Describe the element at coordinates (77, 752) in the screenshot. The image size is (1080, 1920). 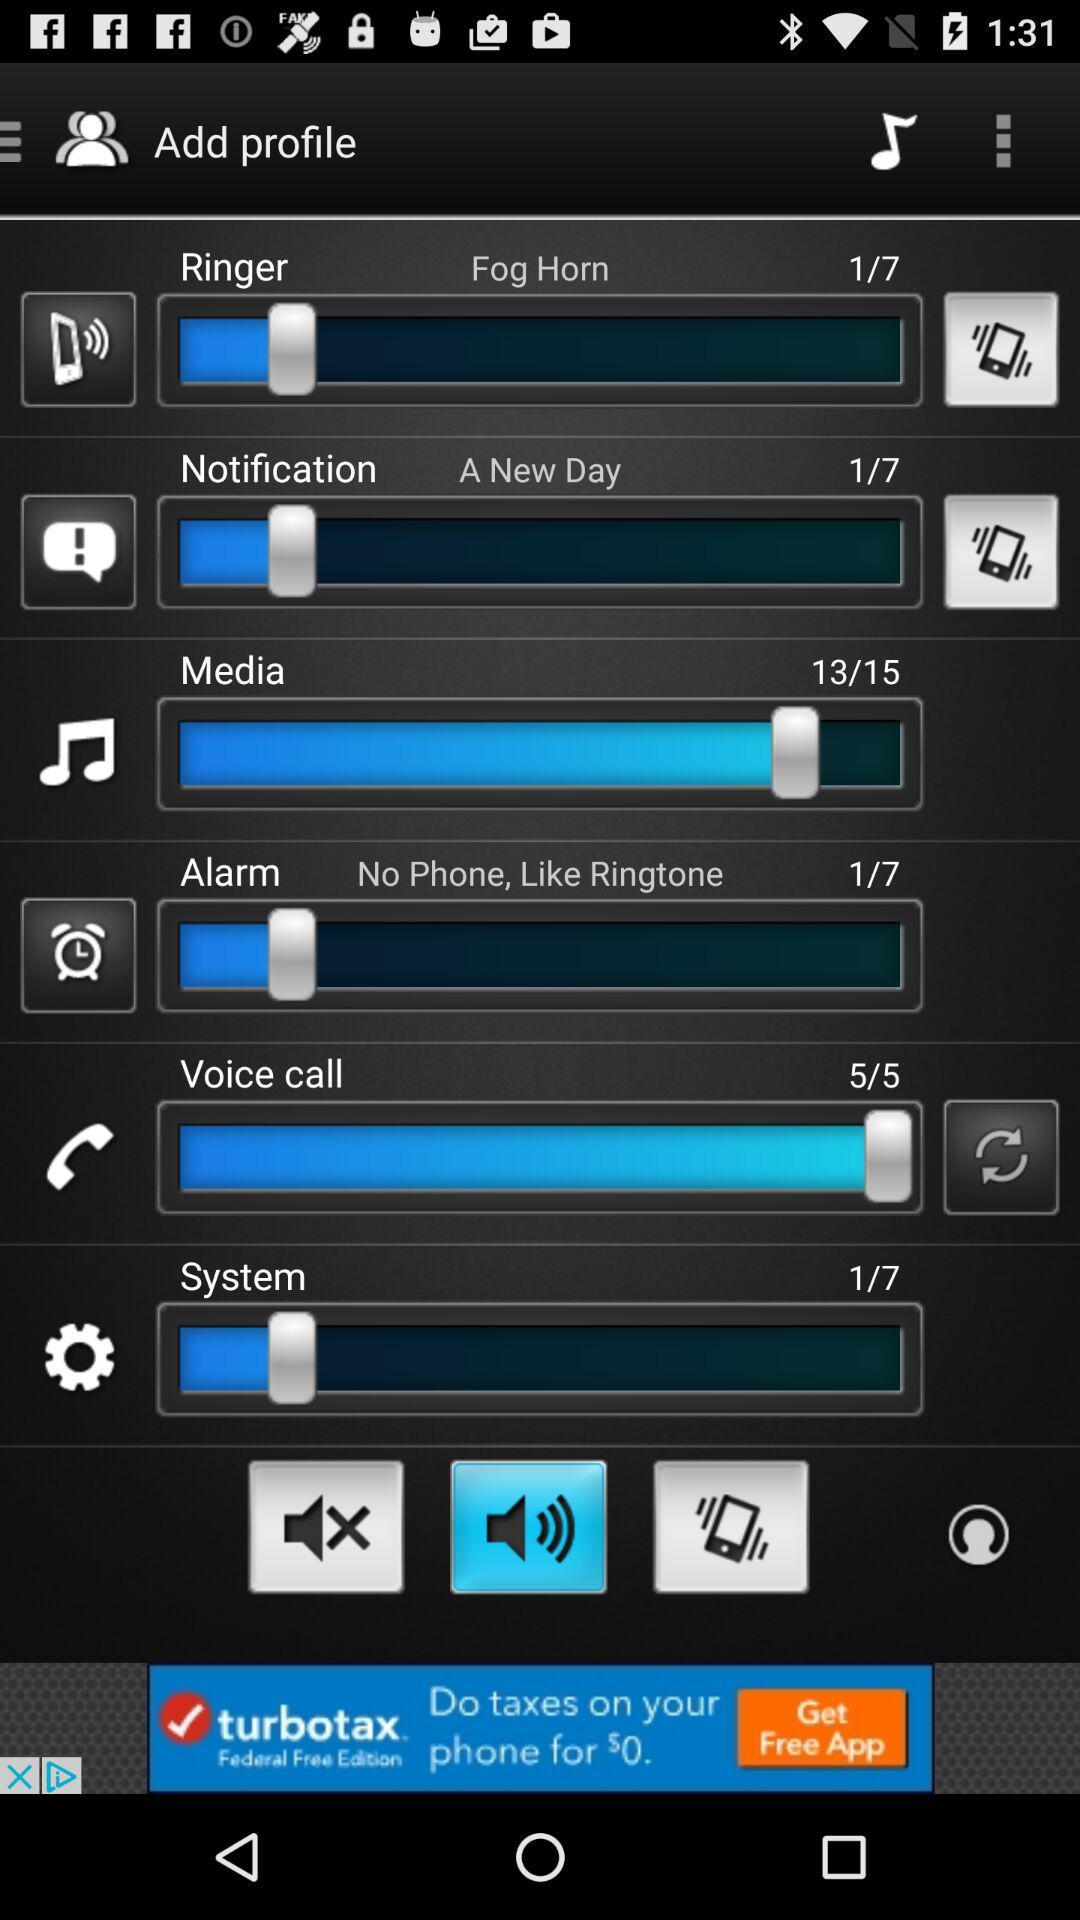
I see `music` at that location.